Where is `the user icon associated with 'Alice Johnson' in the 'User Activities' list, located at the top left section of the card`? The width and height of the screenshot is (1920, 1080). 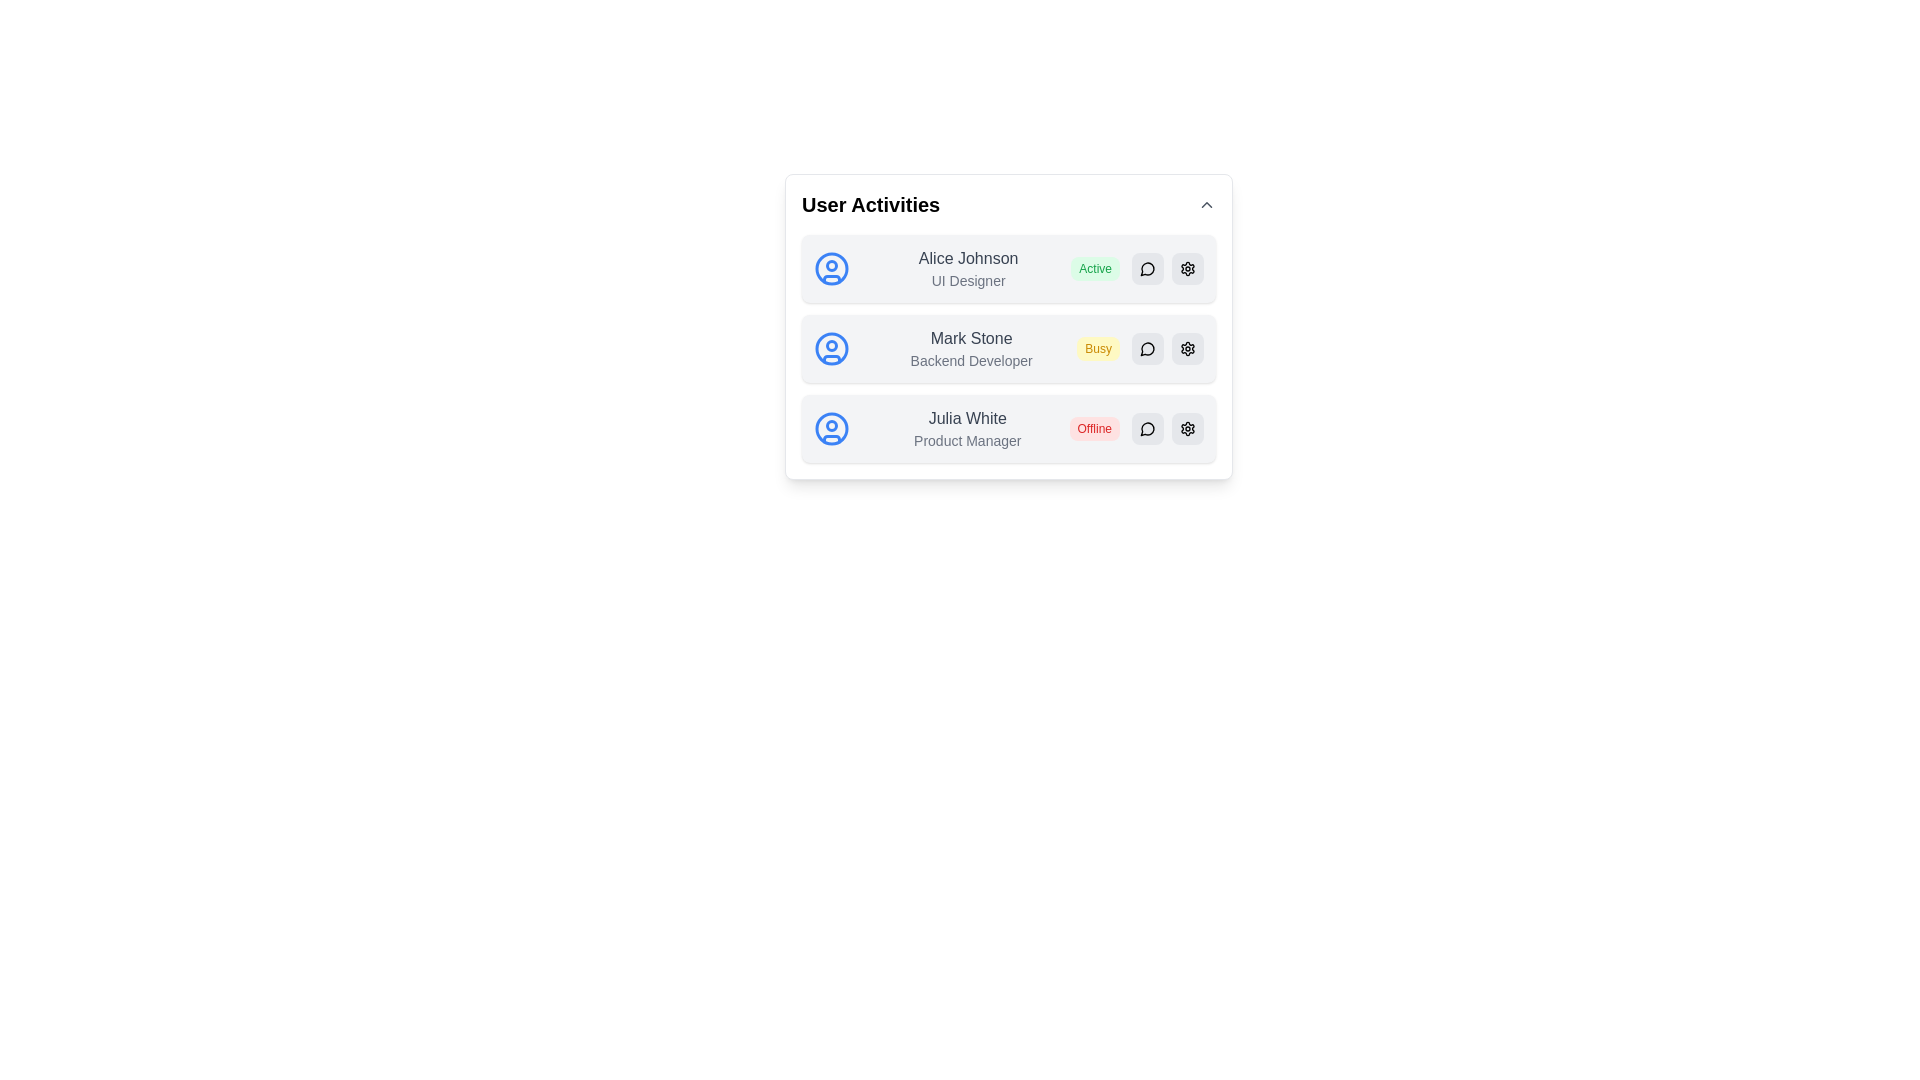 the user icon associated with 'Alice Johnson' in the 'User Activities' list, located at the top left section of the card is located at coordinates (831, 268).